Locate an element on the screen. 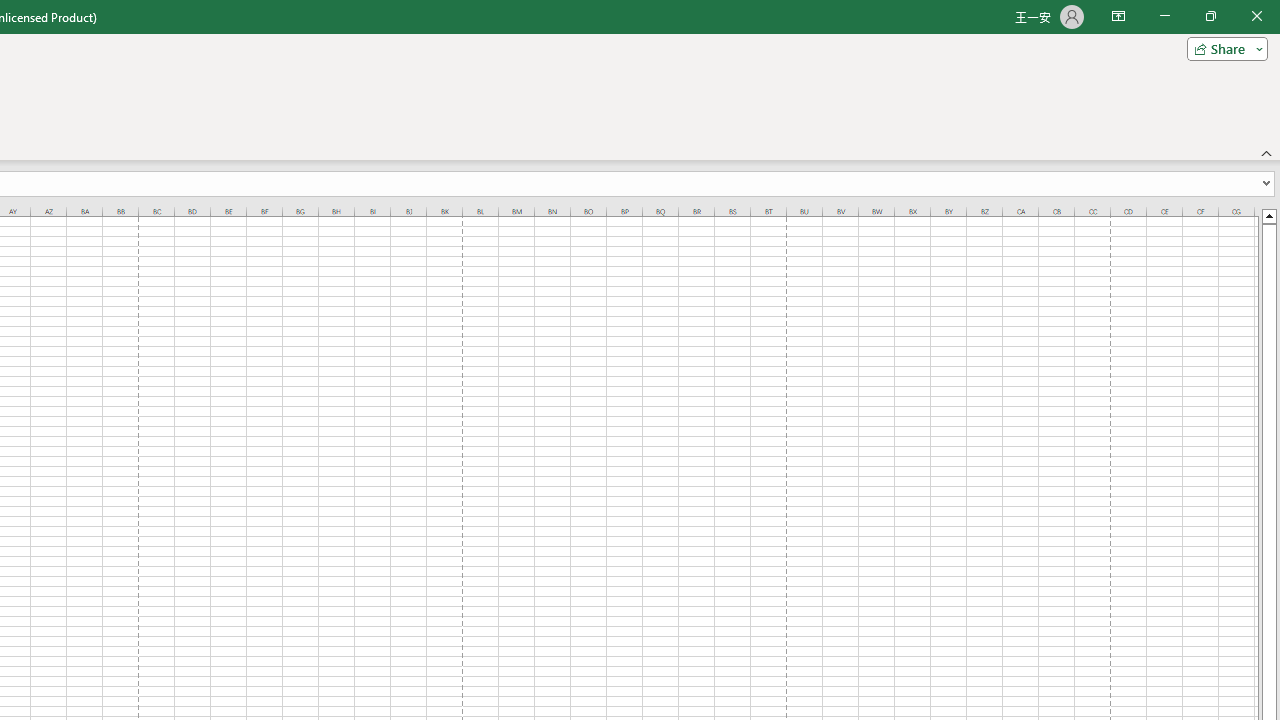 This screenshot has height=720, width=1280. 'Collapse the Ribbon' is located at coordinates (1266, 152).